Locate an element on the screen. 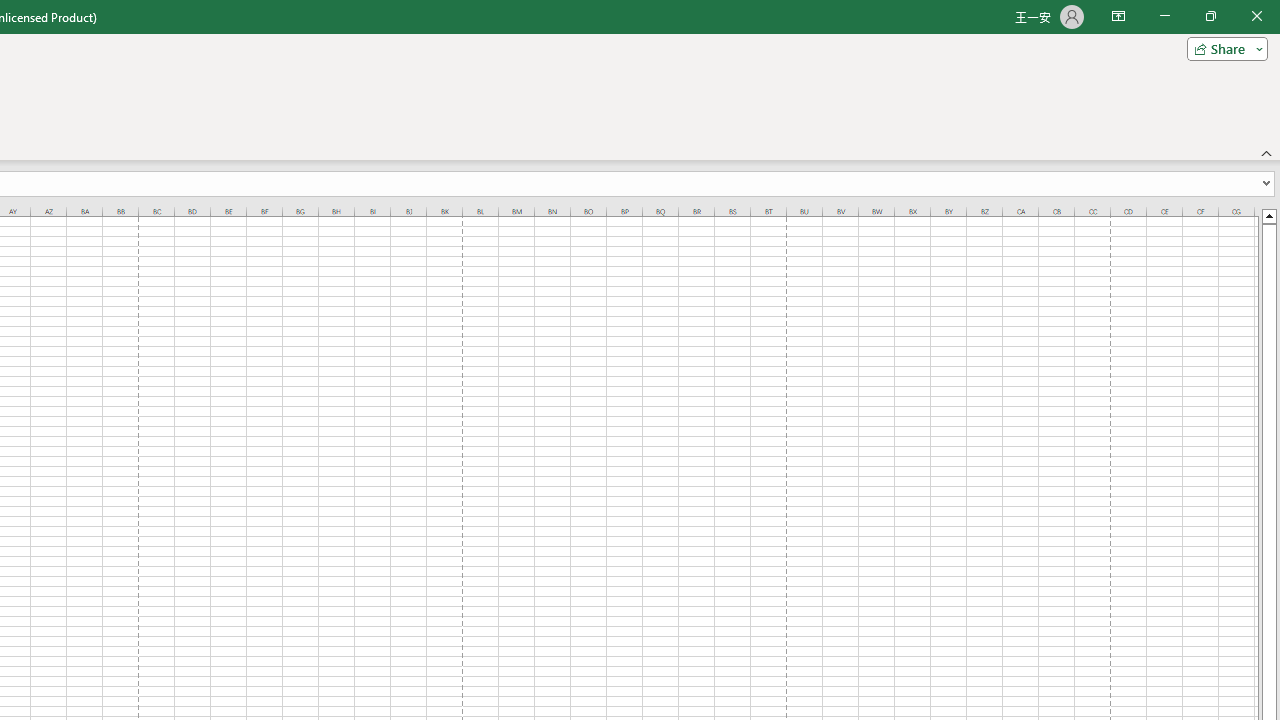 This screenshot has height=720, width=1280. 'Collapse the Ribbon' is located at coordinates (1266, 152).